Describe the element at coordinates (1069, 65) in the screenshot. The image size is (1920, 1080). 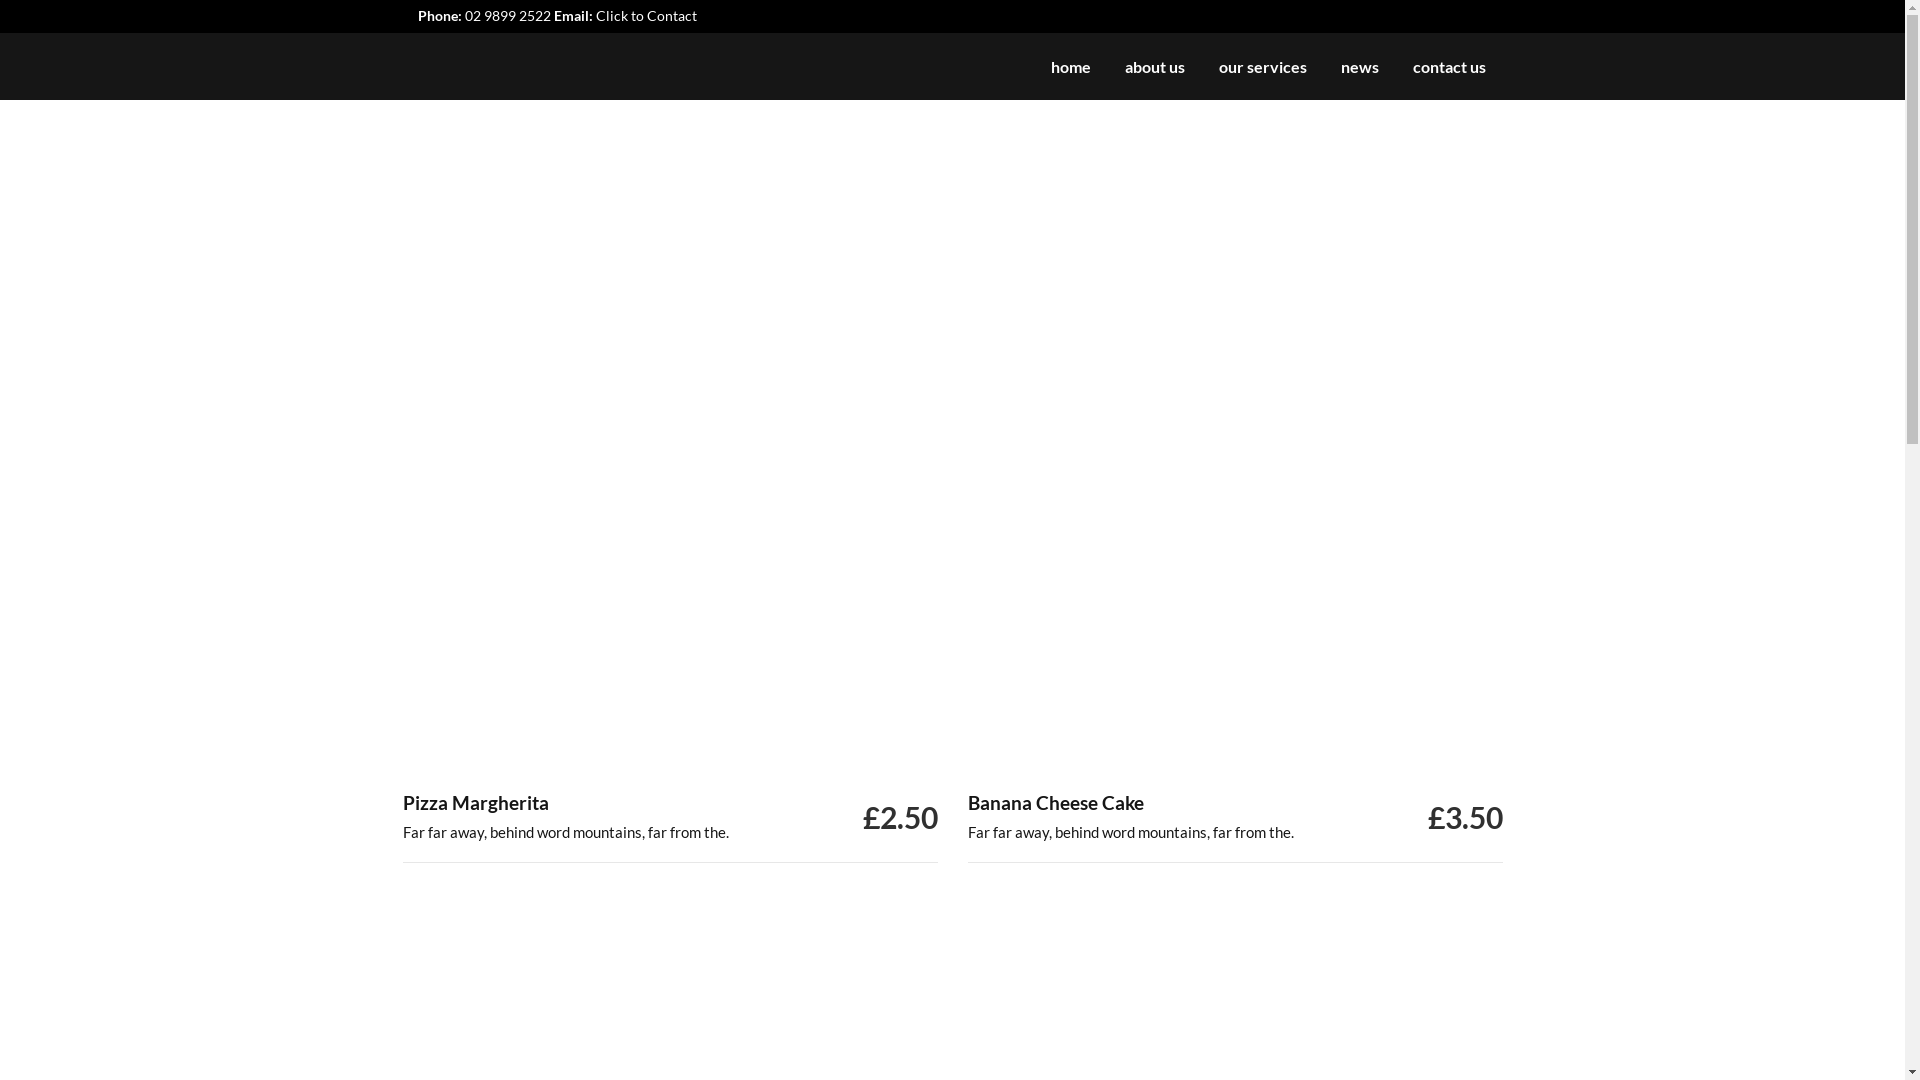
I see `'home'` at that location.